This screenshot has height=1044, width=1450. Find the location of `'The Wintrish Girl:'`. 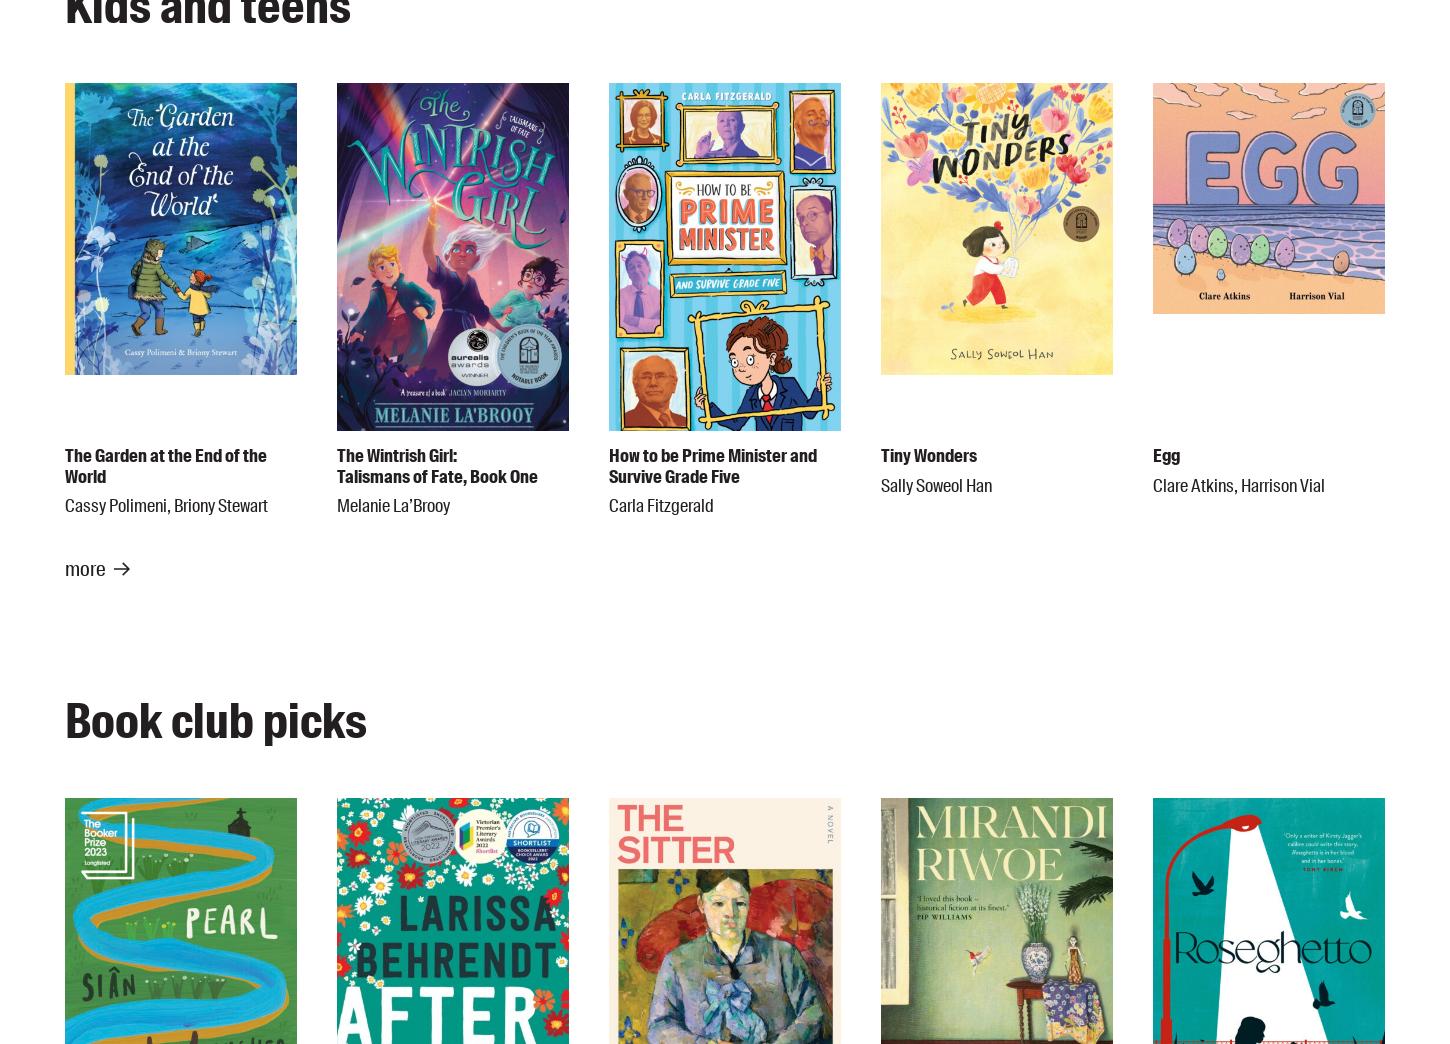

'The Wintrish Girl:' is located at coordinates (396, 453).